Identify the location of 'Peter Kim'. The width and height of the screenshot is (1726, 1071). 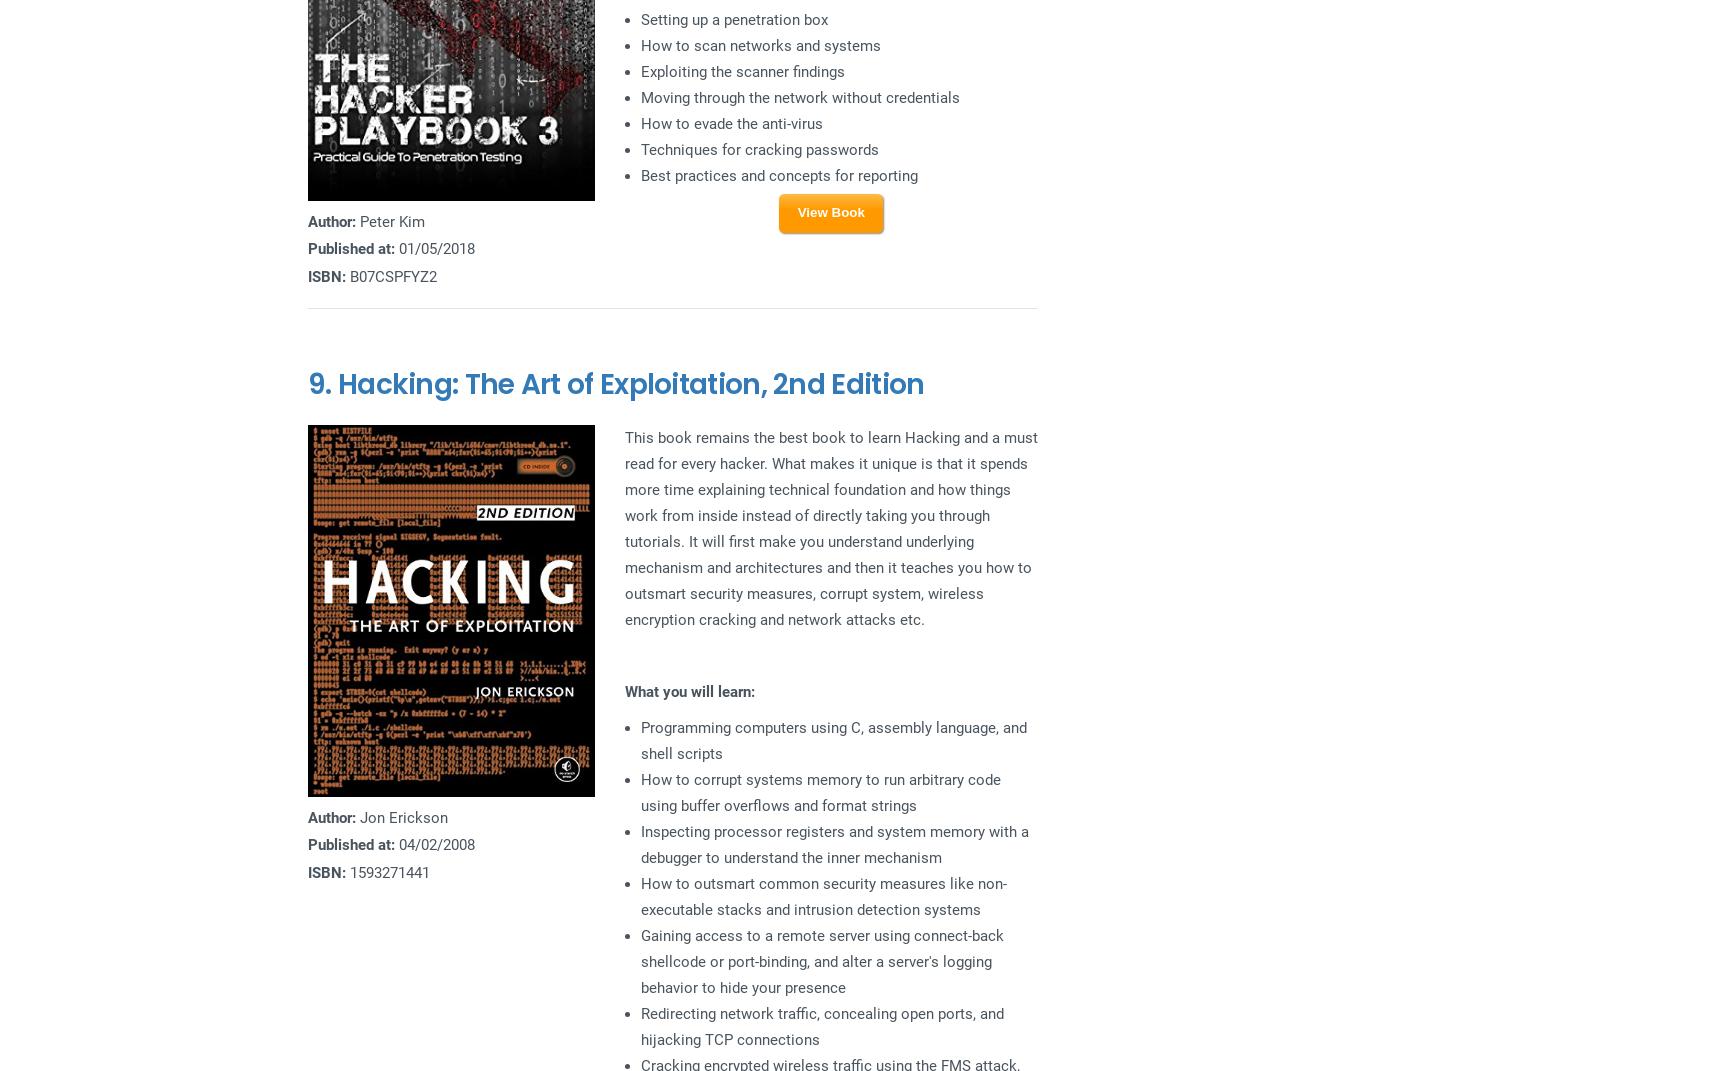
(390, 219).